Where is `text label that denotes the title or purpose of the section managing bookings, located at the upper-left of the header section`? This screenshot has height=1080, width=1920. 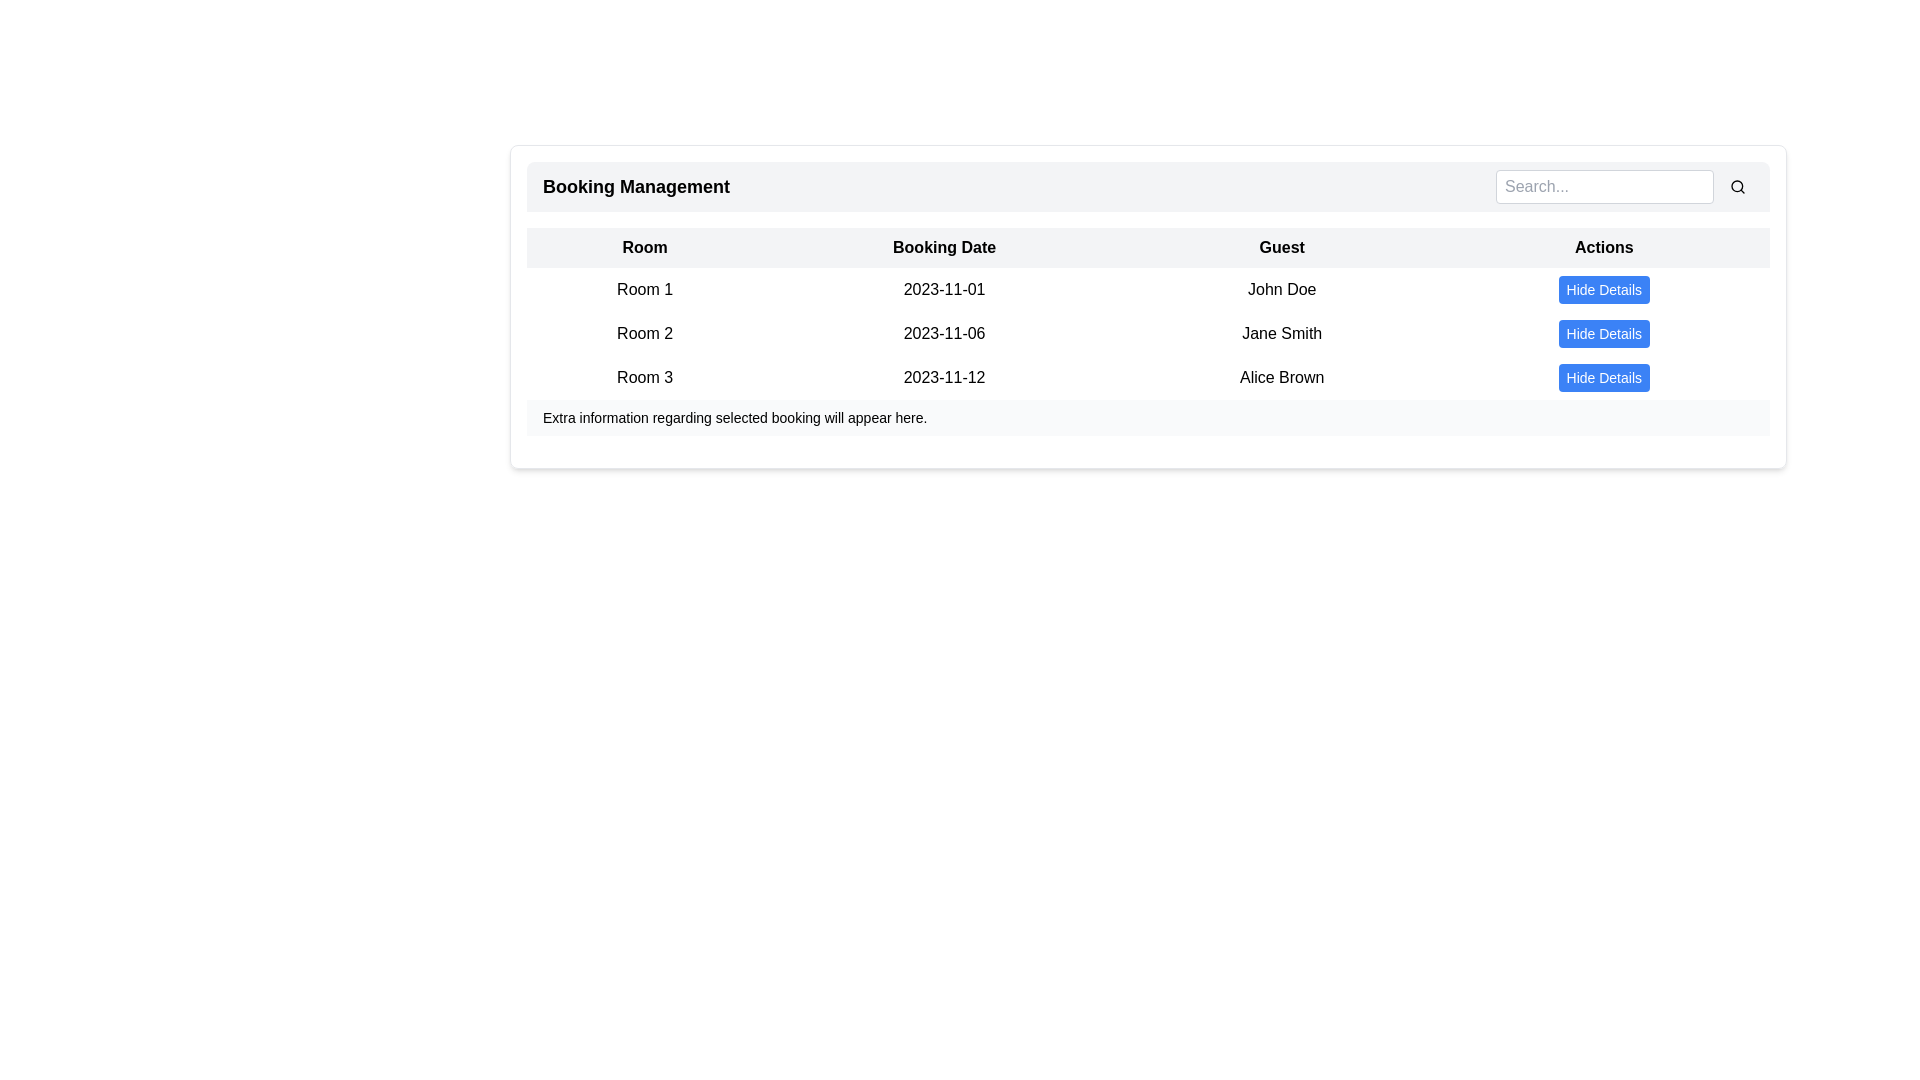
text label that denotes the title or purpose of the section managing bookings, located at the upper-left of the header section is located at coordinates (635, 186).